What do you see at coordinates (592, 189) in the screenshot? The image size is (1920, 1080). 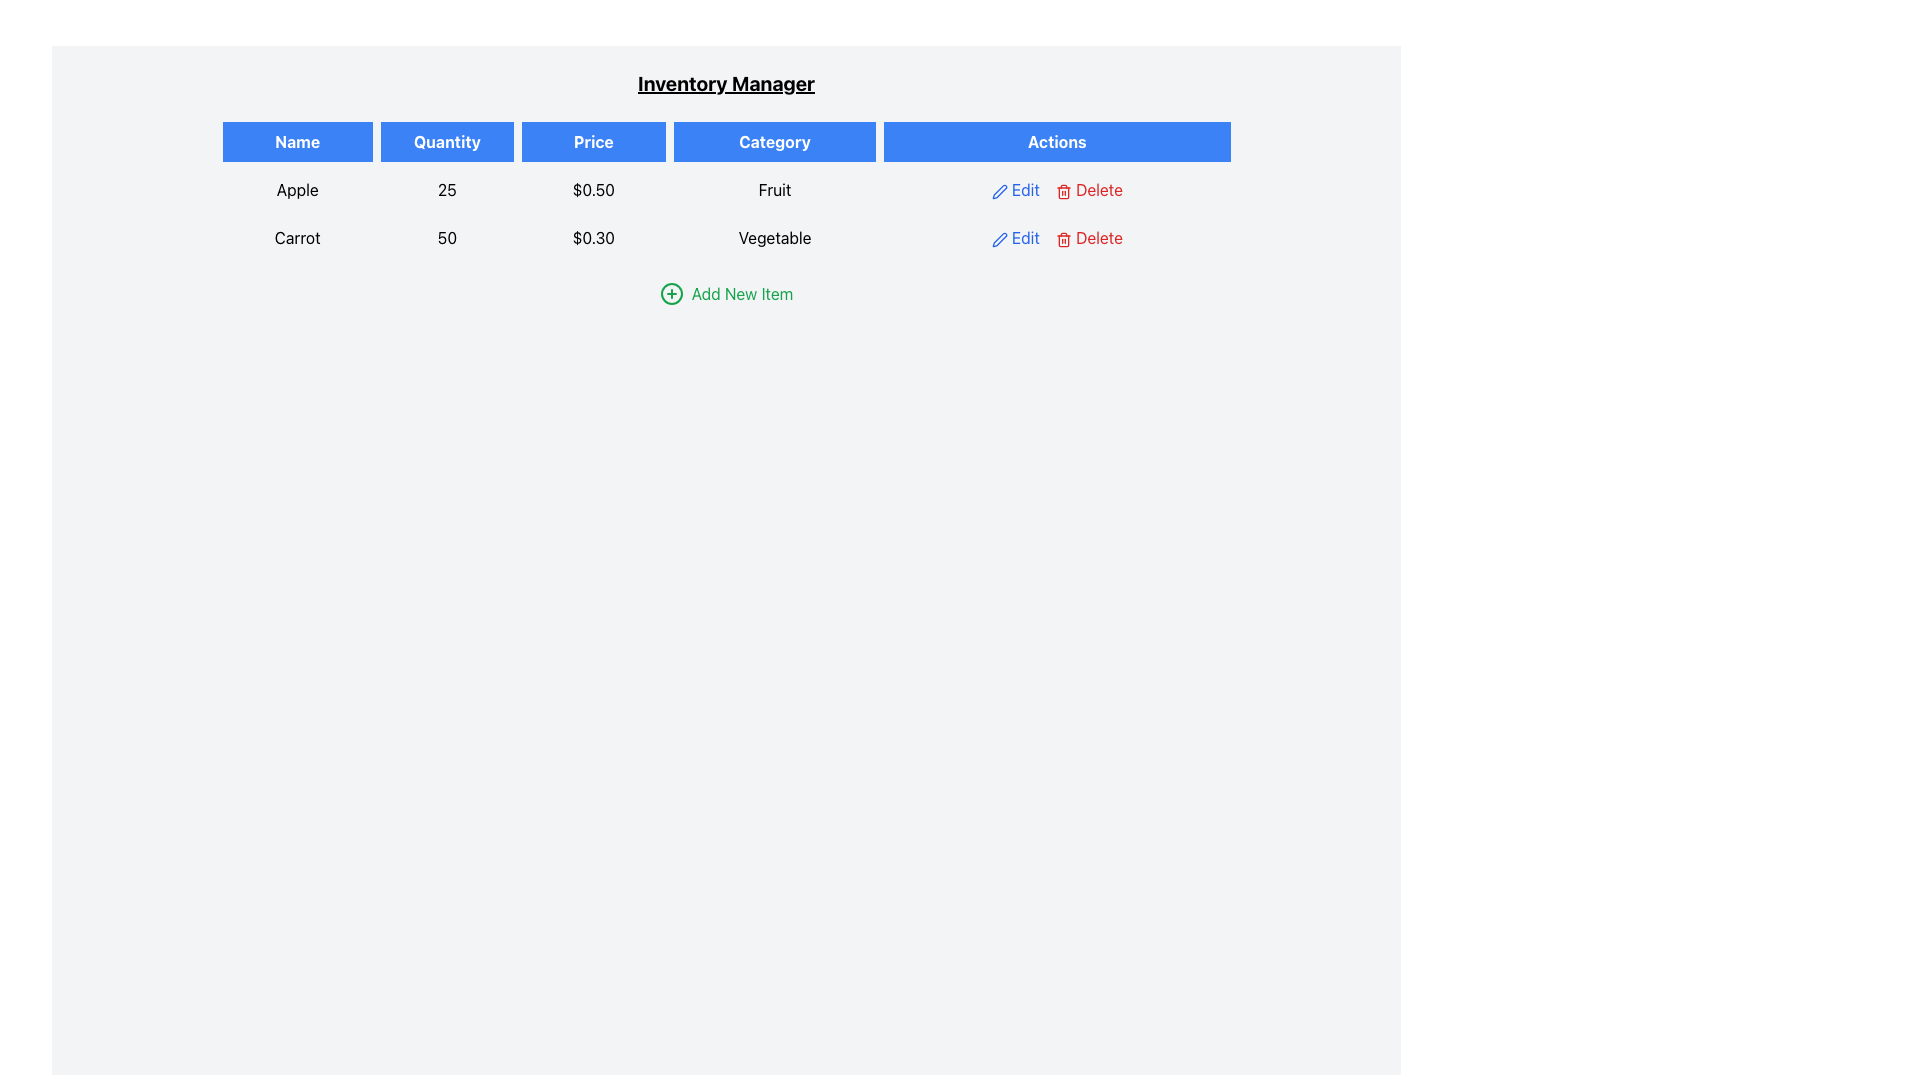 I see `the static text label displaying '$0.50' in the third column of the first row of the table interface` at bounding box center [592, 189].